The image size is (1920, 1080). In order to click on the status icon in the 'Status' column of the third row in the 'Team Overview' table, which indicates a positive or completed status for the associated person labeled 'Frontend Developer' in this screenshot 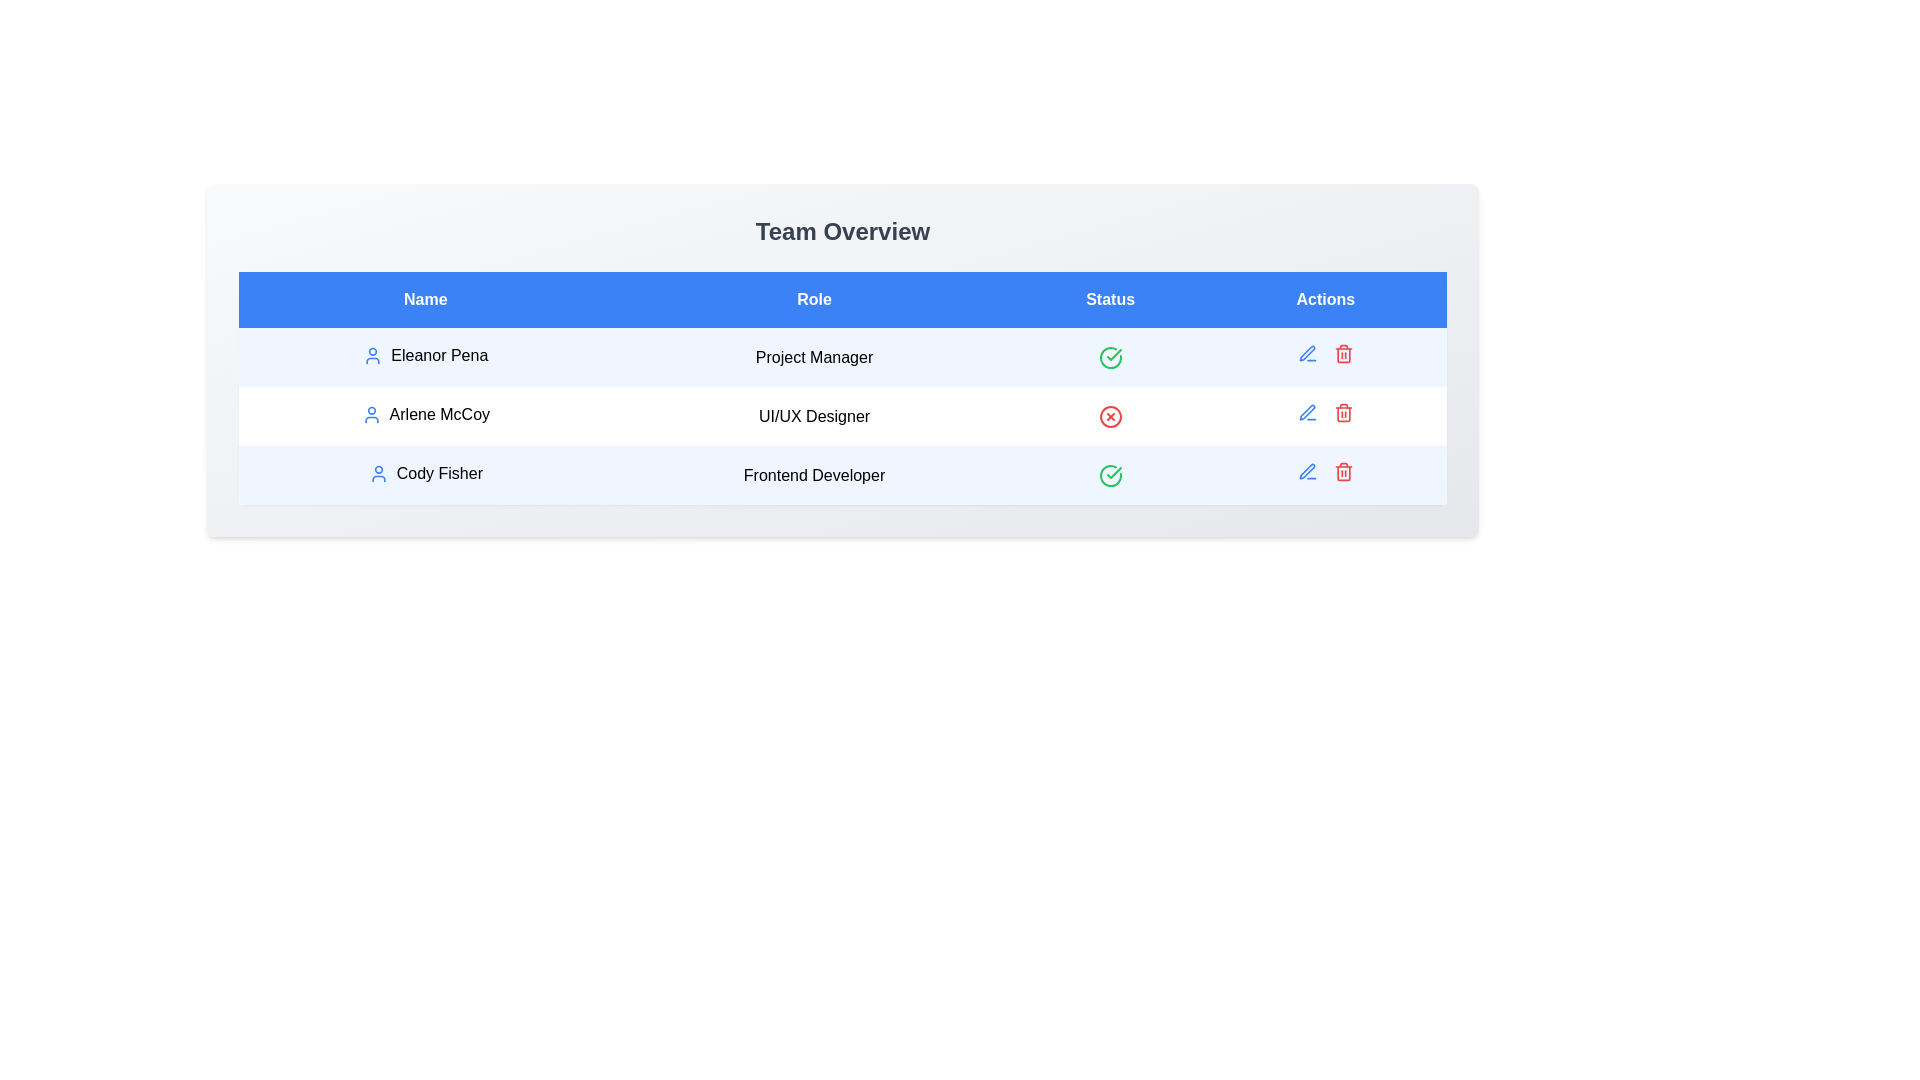, I will do `click(1113, 353)`.